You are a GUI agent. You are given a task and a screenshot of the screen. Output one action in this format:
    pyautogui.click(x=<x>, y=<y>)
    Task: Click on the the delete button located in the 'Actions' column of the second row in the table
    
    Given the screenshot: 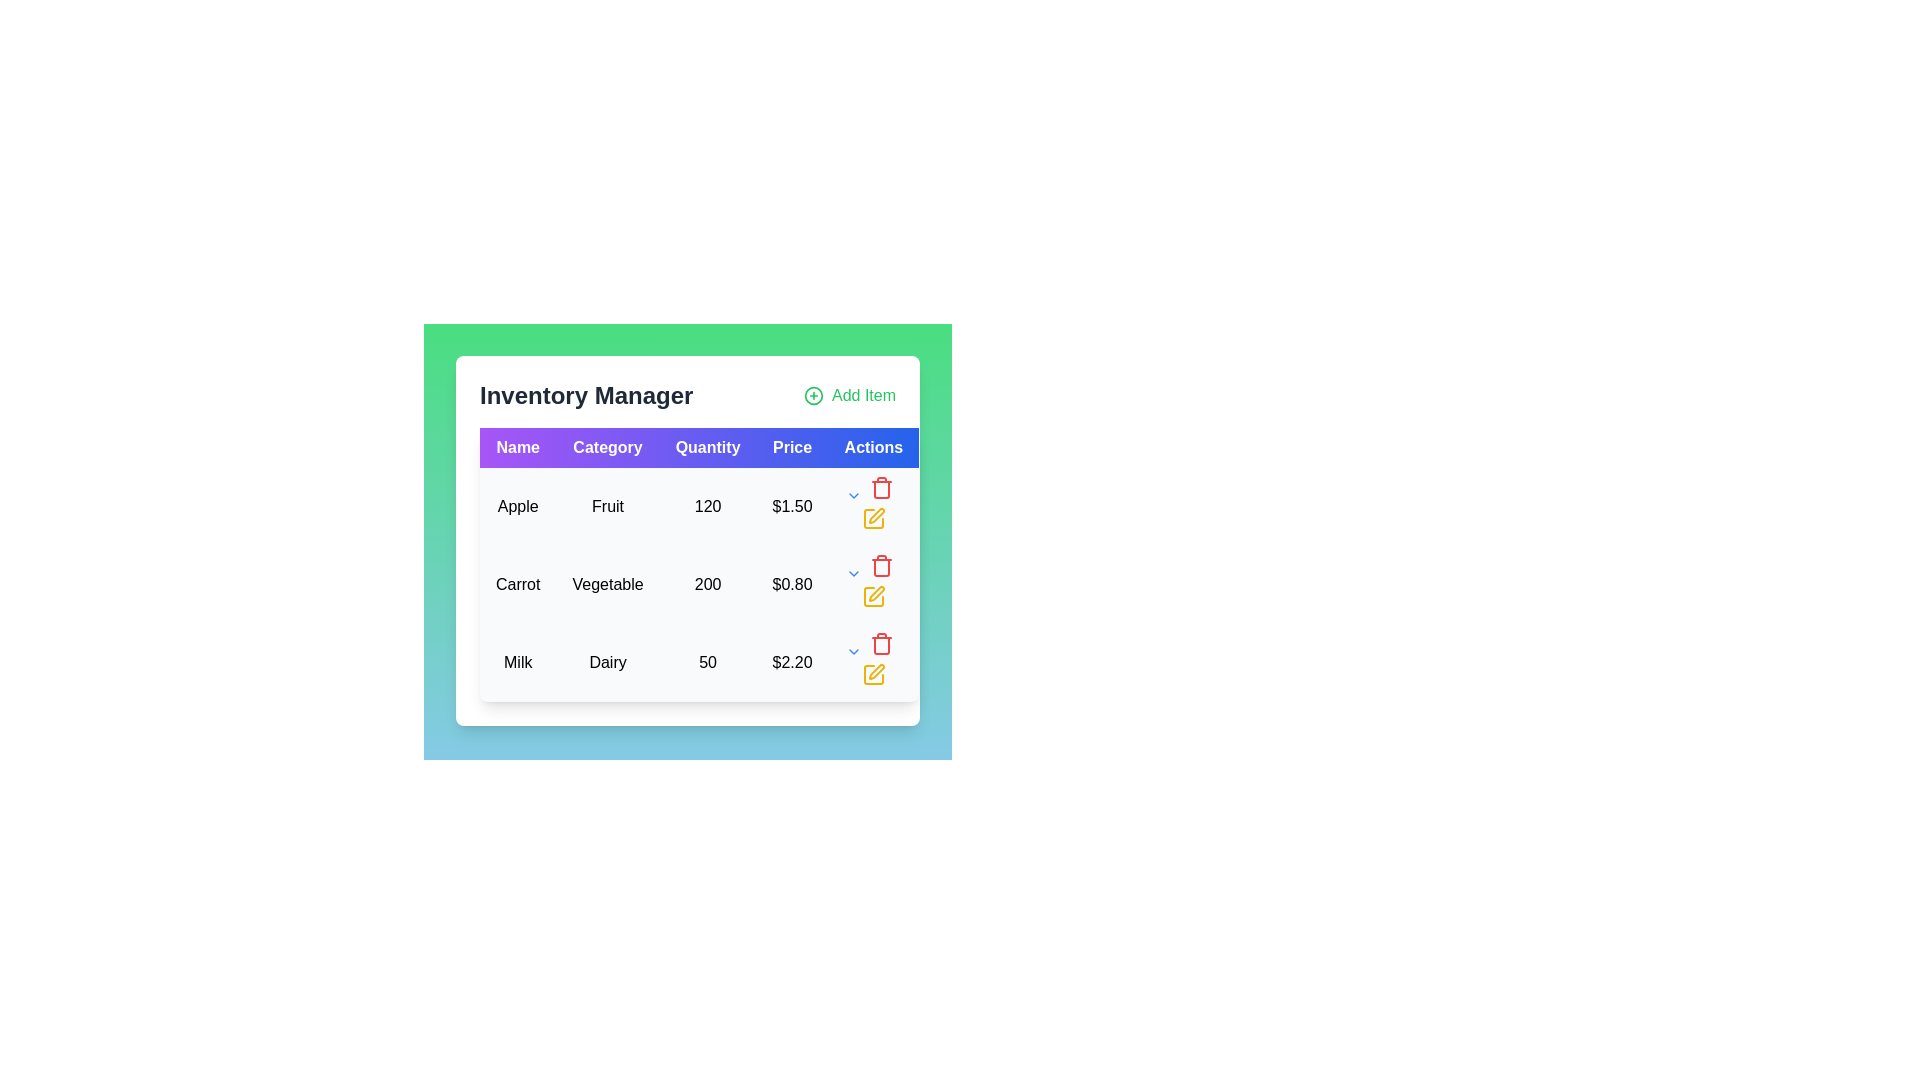 What is the action you would take?
    pyautogui.click(x=880, y=644)
    